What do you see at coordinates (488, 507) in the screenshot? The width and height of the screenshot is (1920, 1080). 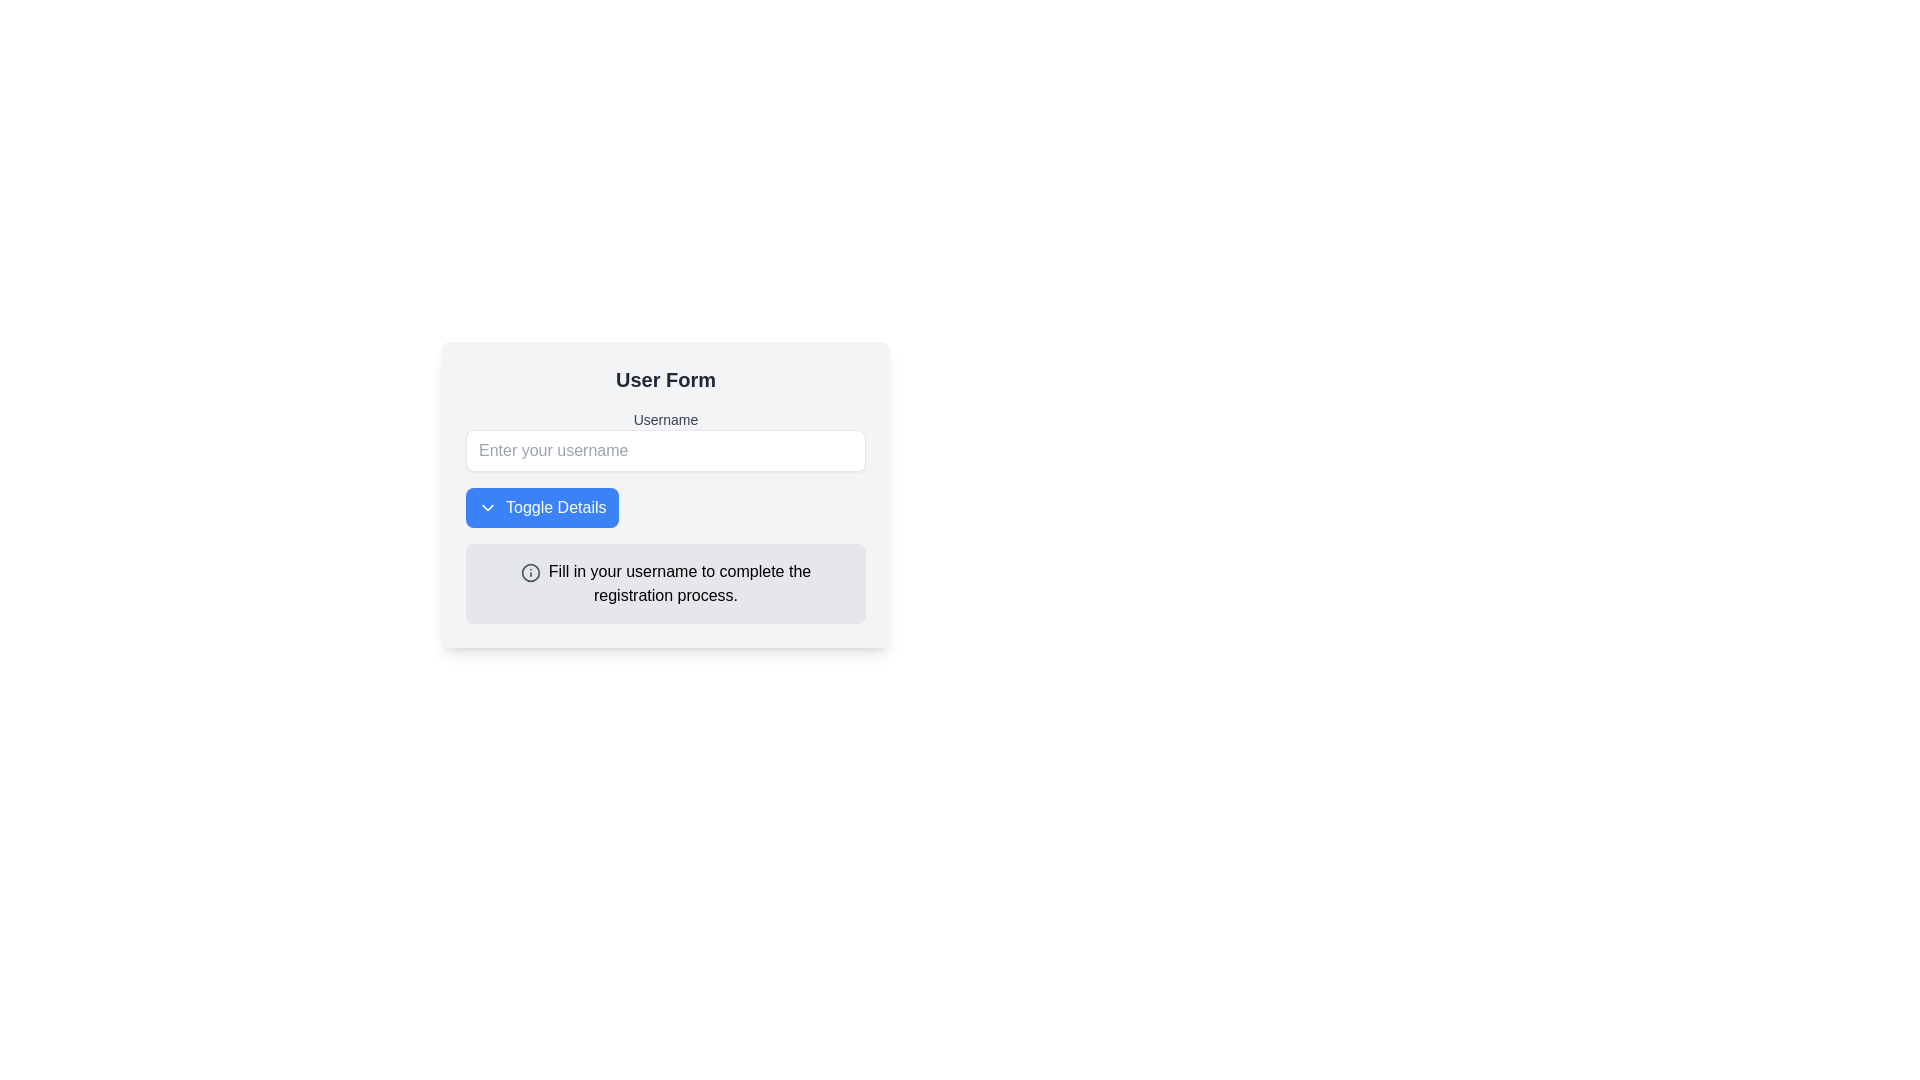 I see `the chevron icon within the 'Toggle Details' button` at bounding box center [488, 507].